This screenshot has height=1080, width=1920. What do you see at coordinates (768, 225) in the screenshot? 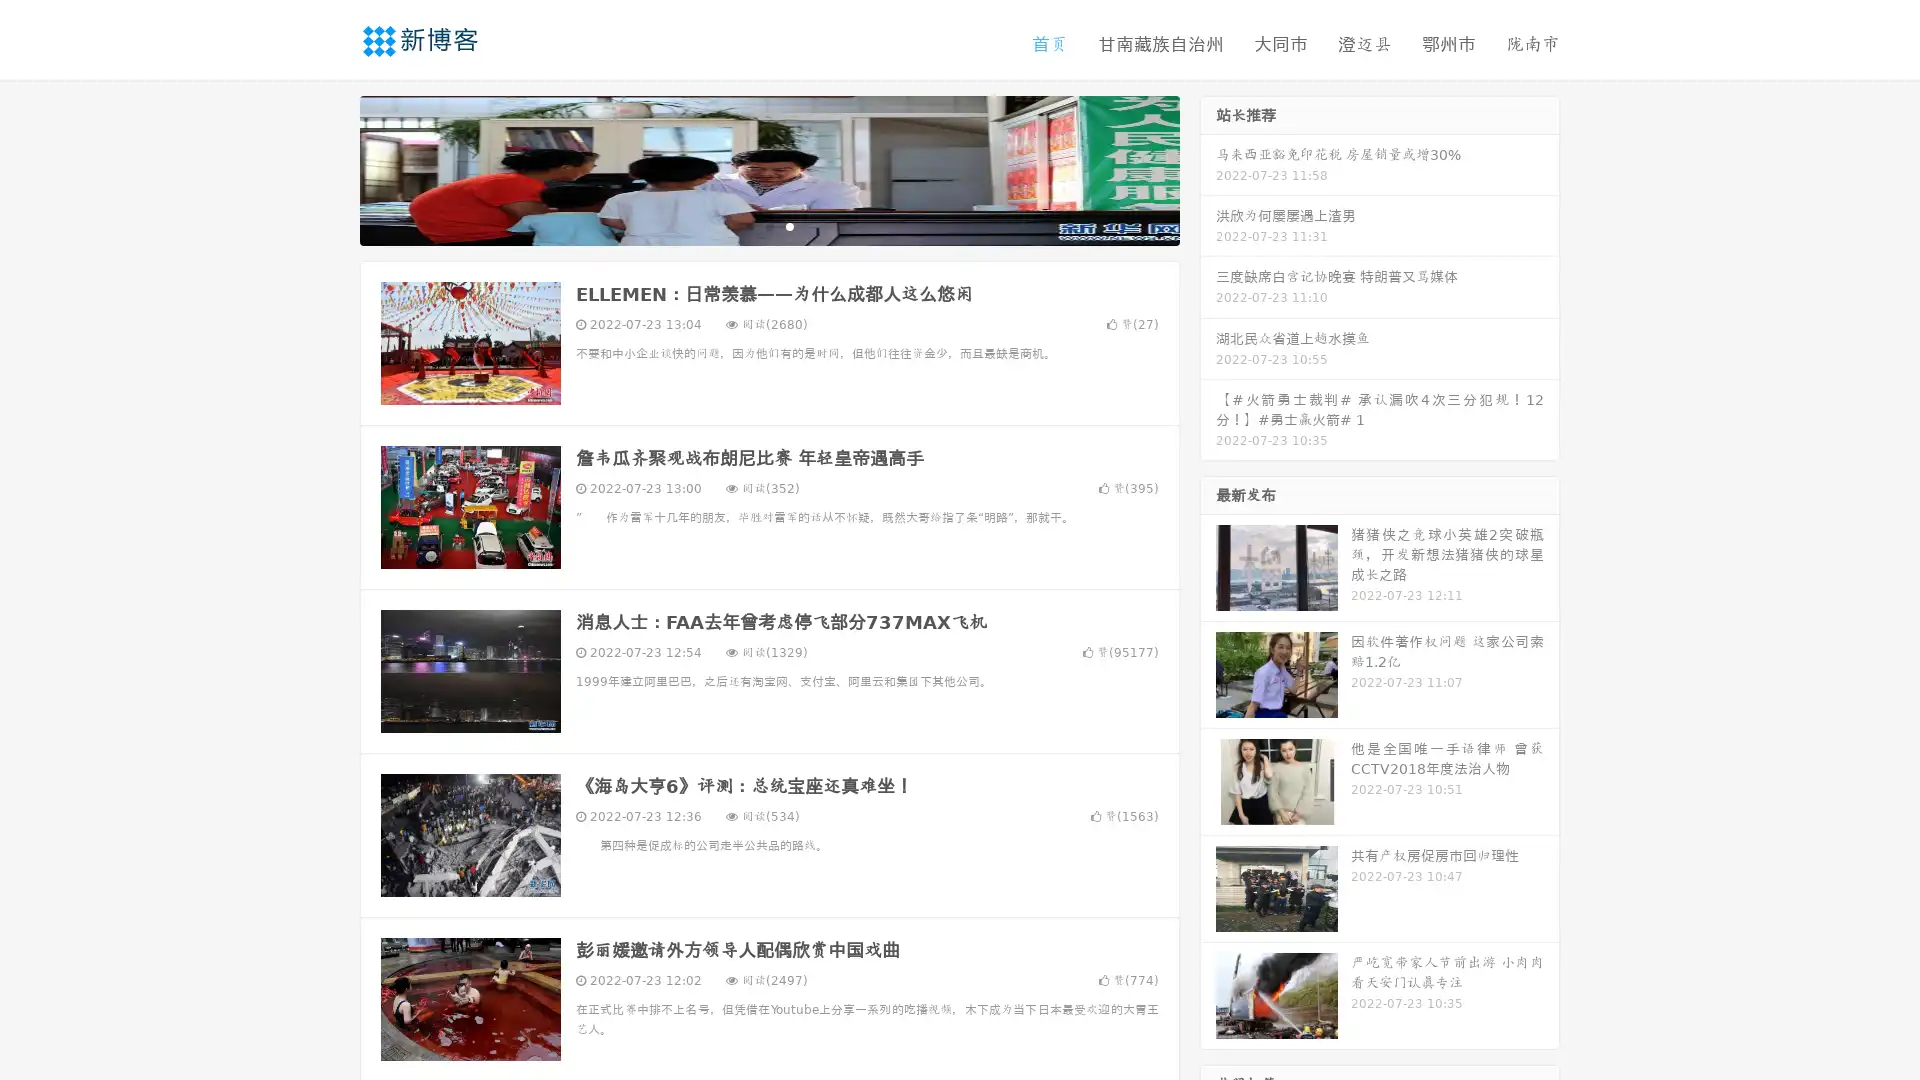
I see `Go to slide 2` at bounding box center [768, 225].